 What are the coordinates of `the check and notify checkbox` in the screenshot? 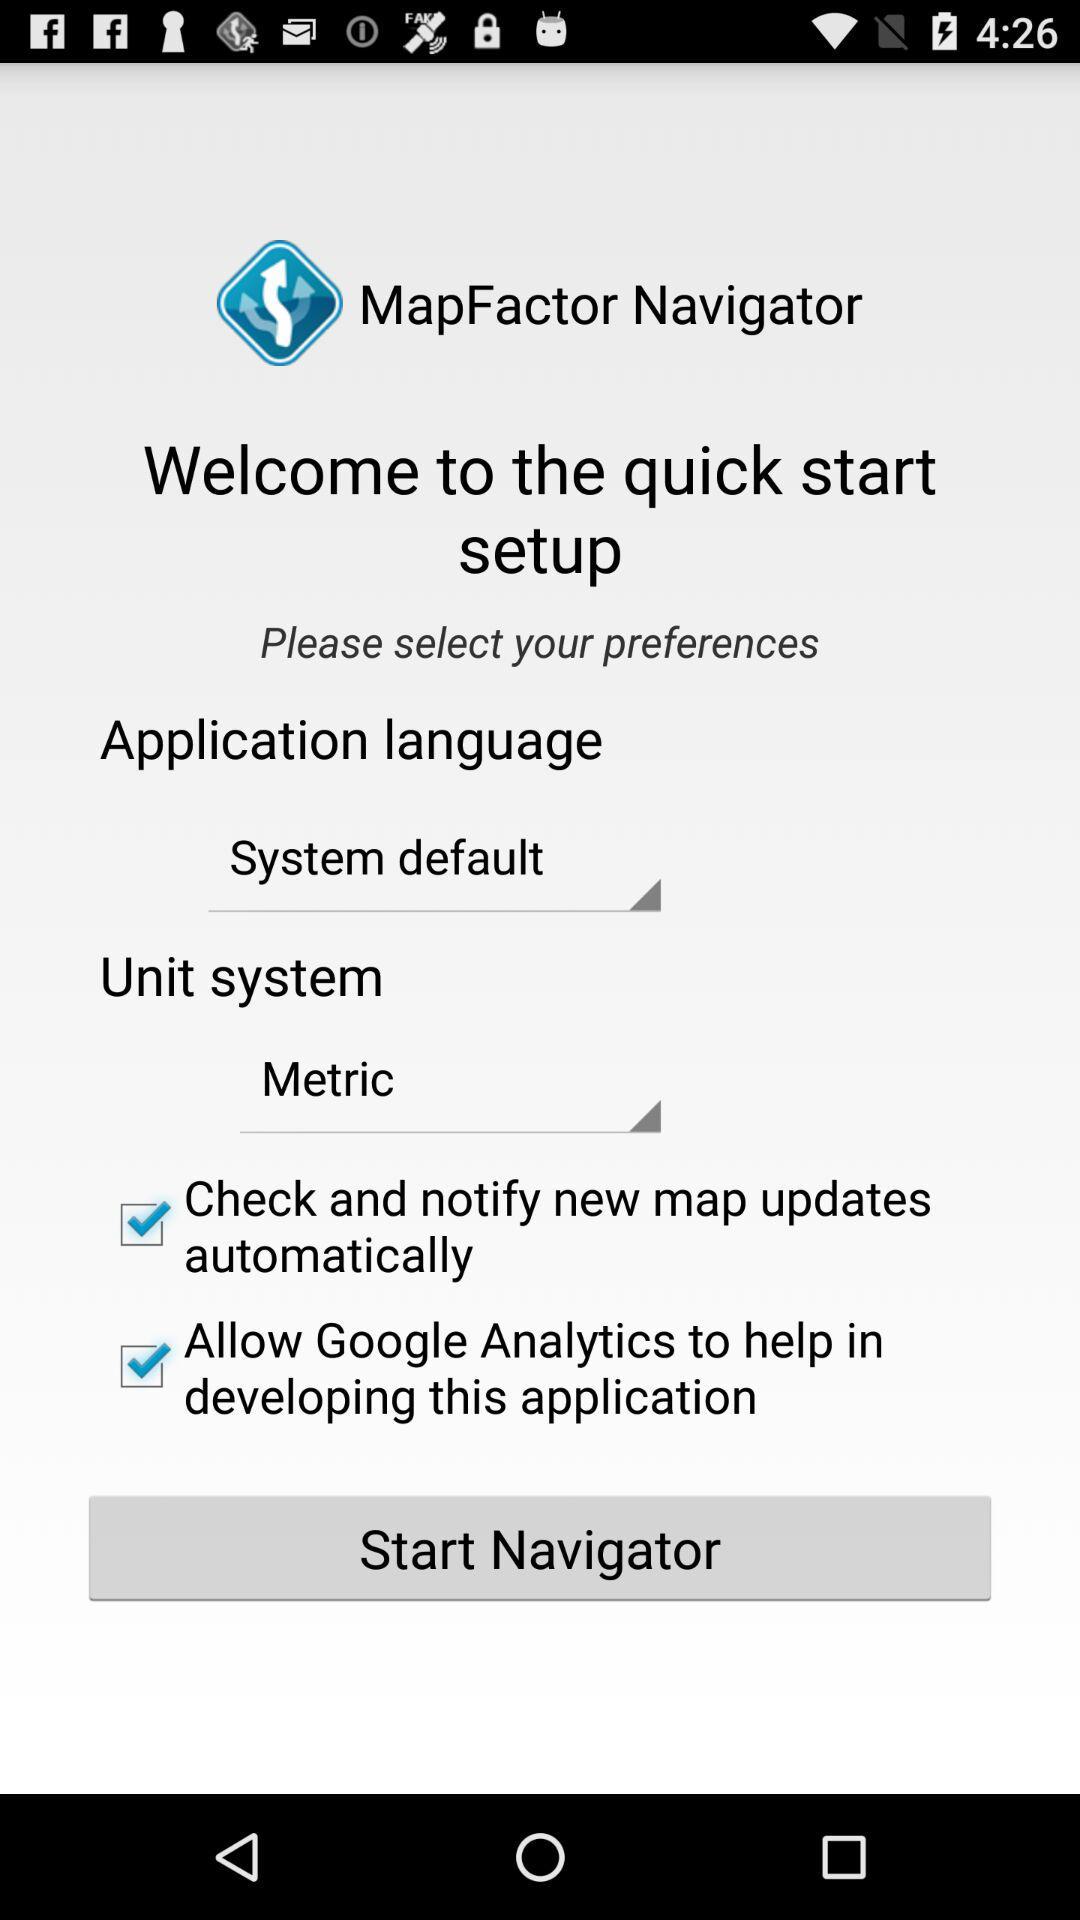 It's located at (540, 1224).